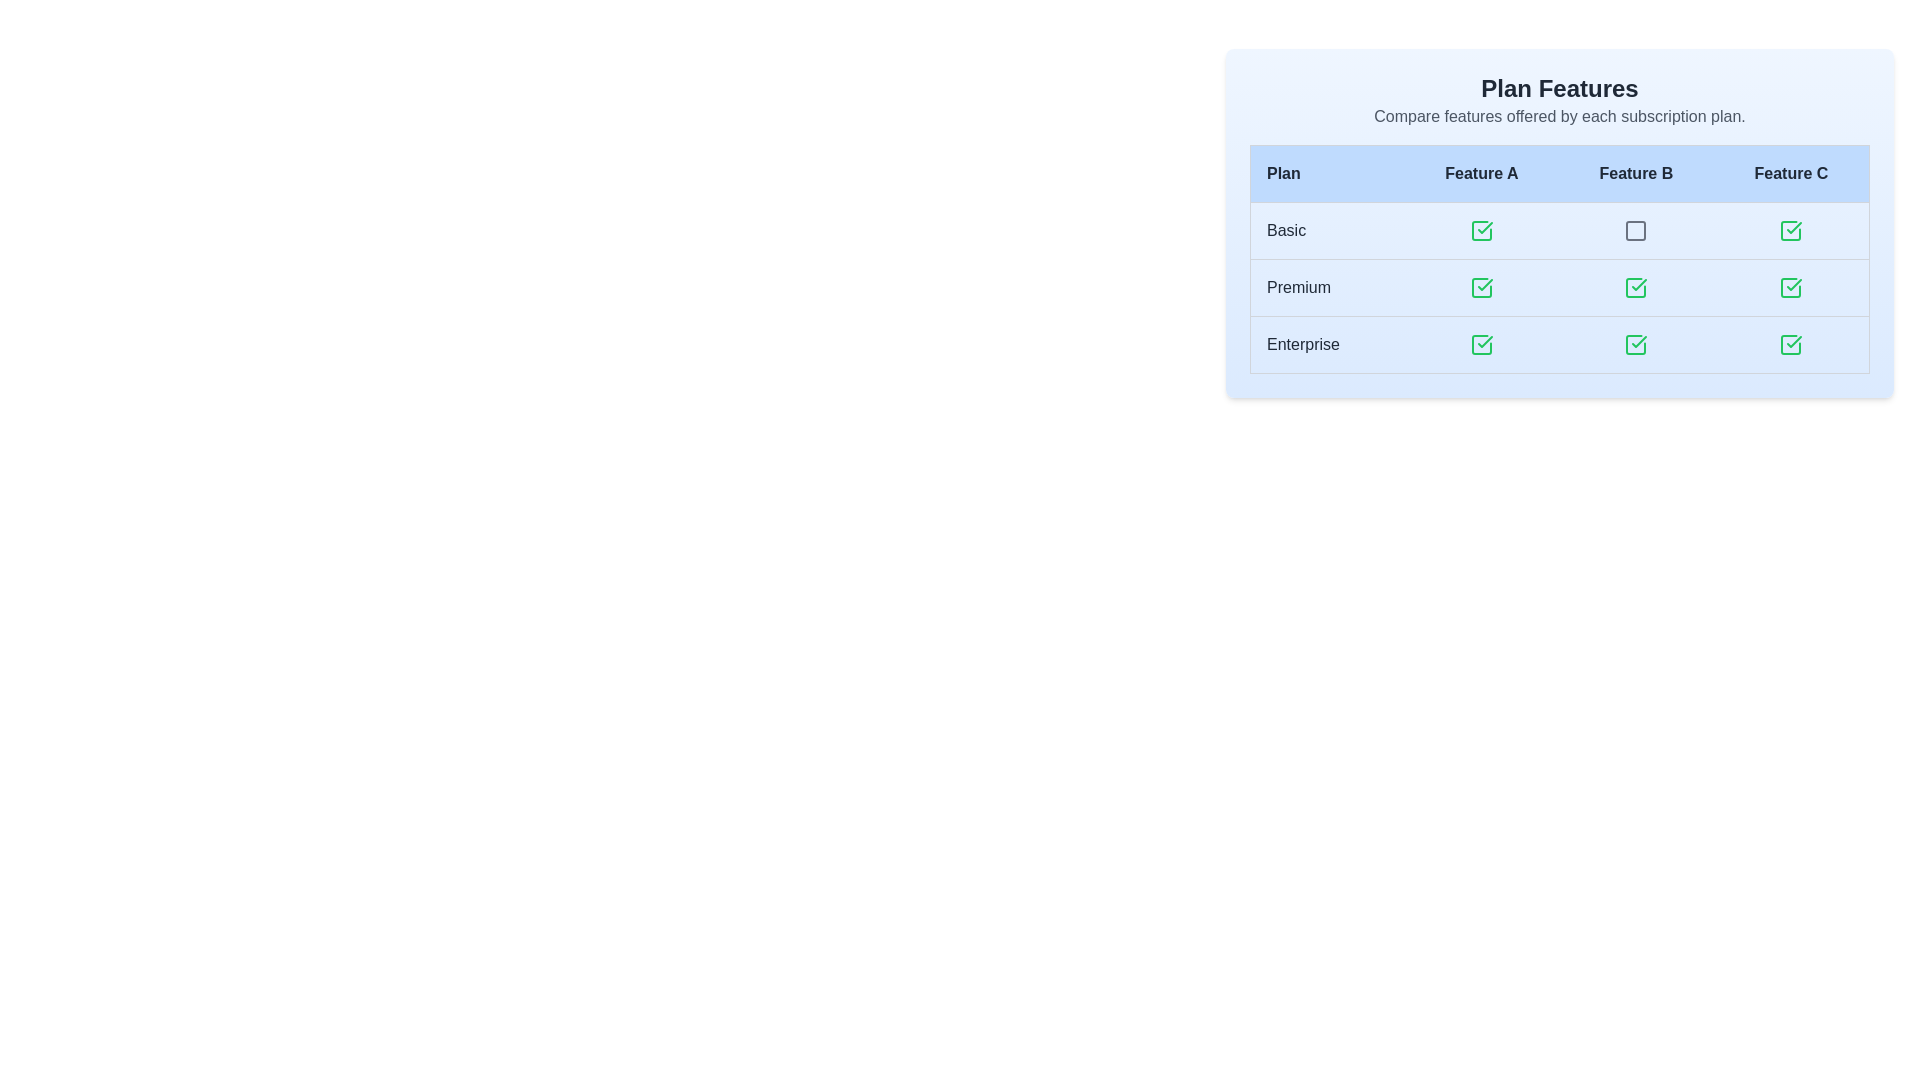 This screenshot has height=1080, width=1920. I want to click on the static text label reading 'Enterprise', which is located in the leftmost column of the table under the 'Plan Features' title, positioned below 'Basic' and 'Premium', so click(1327, 343).